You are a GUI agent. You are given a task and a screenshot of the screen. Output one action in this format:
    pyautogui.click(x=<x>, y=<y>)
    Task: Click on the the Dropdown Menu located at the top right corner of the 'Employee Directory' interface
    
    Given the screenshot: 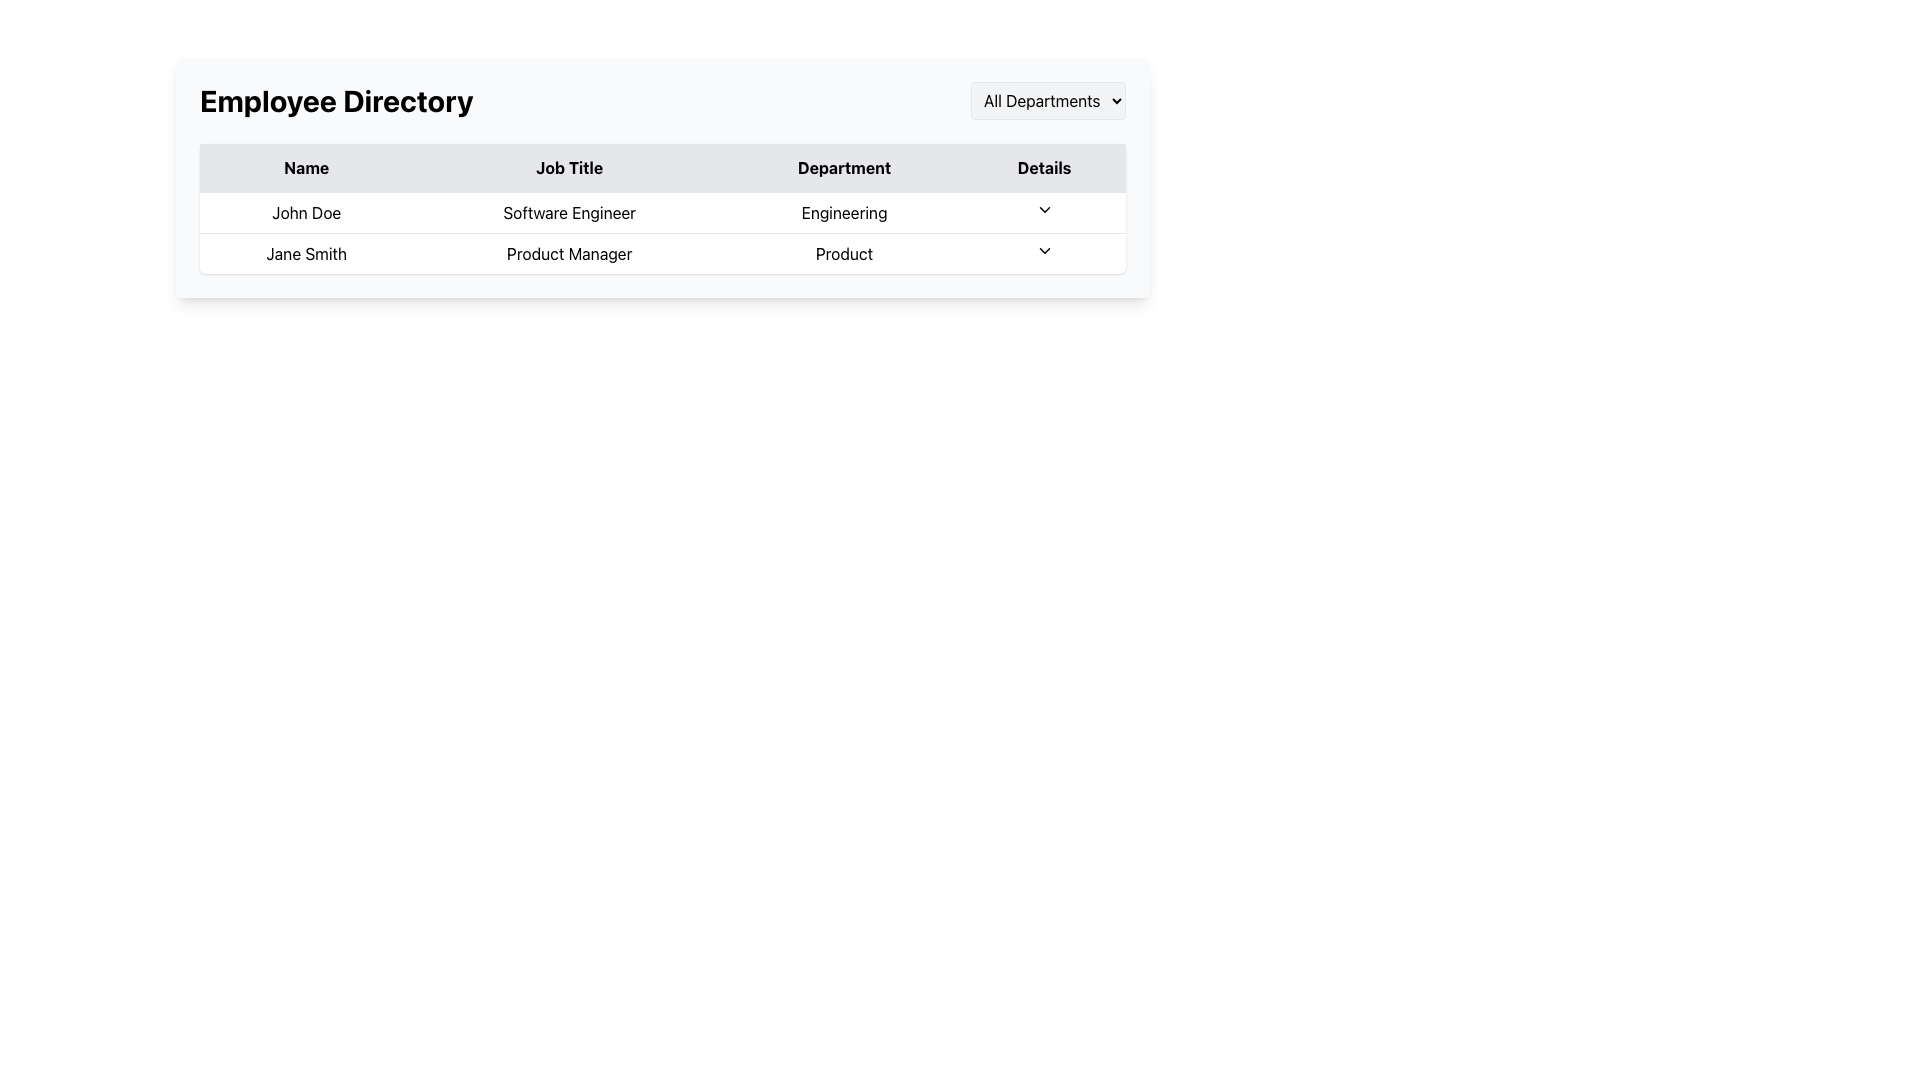 What is the action you would take?
    pyautogui.click(x=1047, y=100)
    